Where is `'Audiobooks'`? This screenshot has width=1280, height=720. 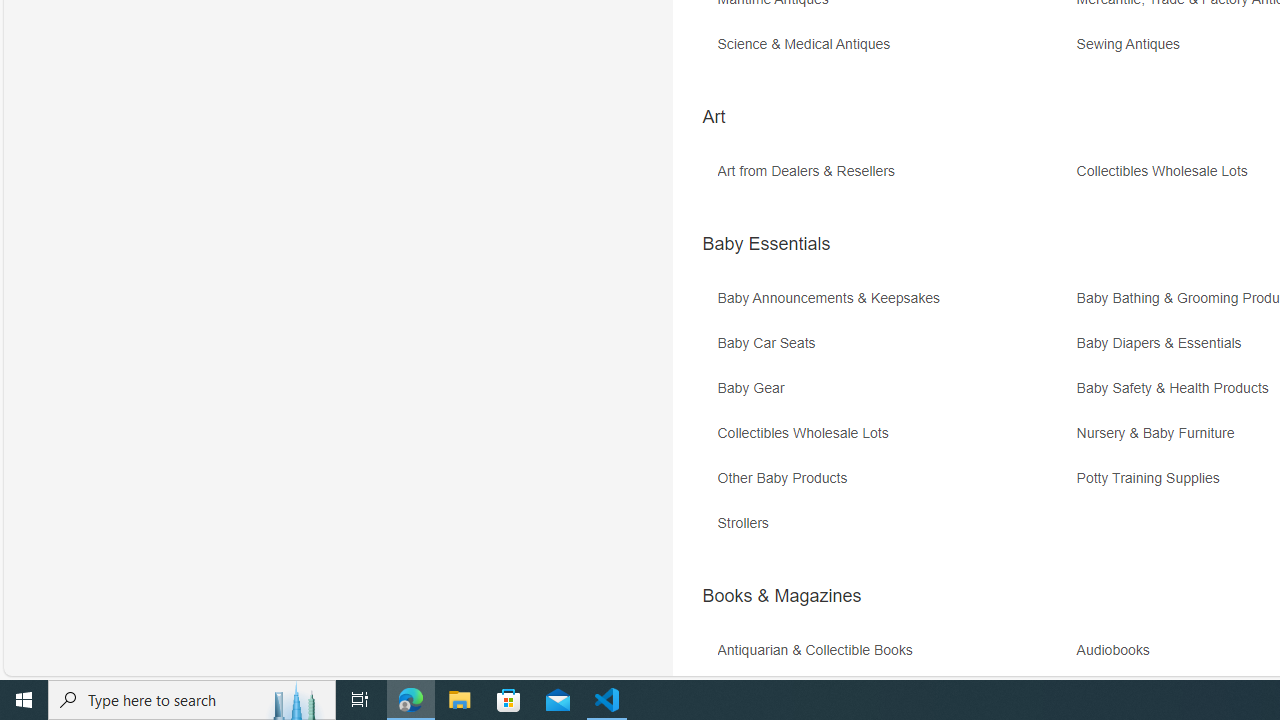 'Audiobooks' is located at coordinates (1117, 650).